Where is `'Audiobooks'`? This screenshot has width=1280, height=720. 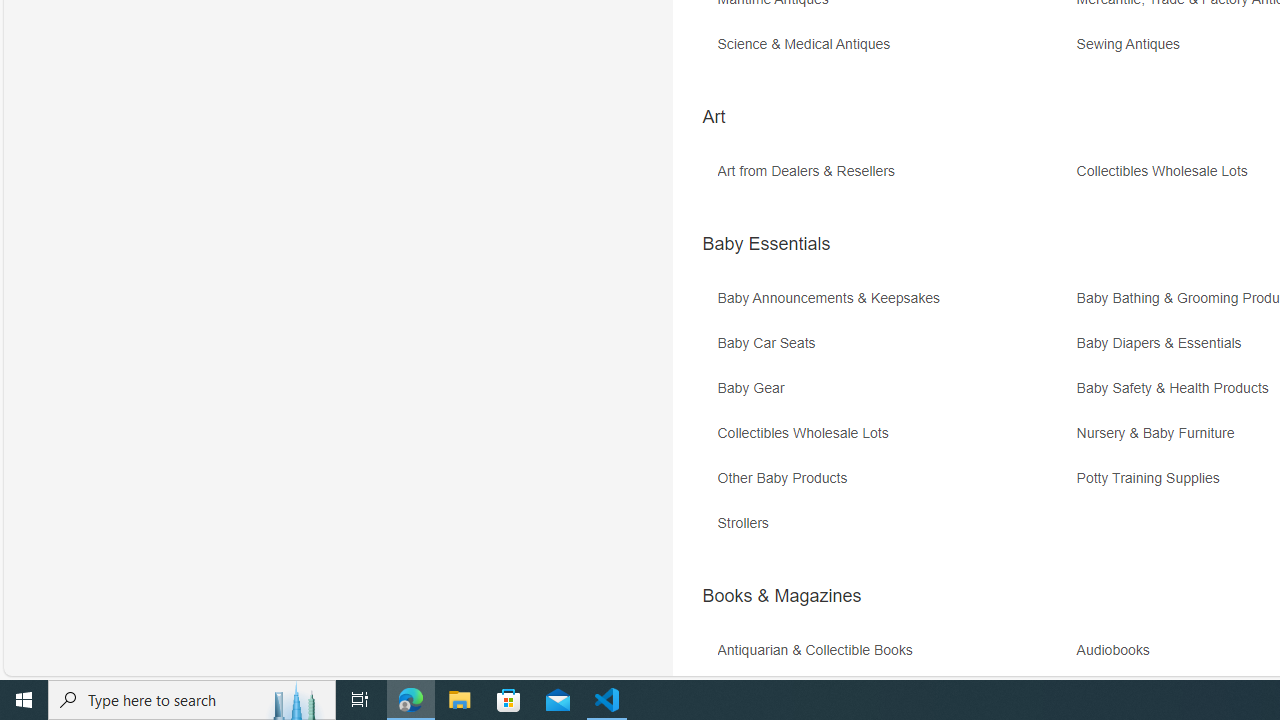 'Audiobooks' is located at coordinates (1117, 650).